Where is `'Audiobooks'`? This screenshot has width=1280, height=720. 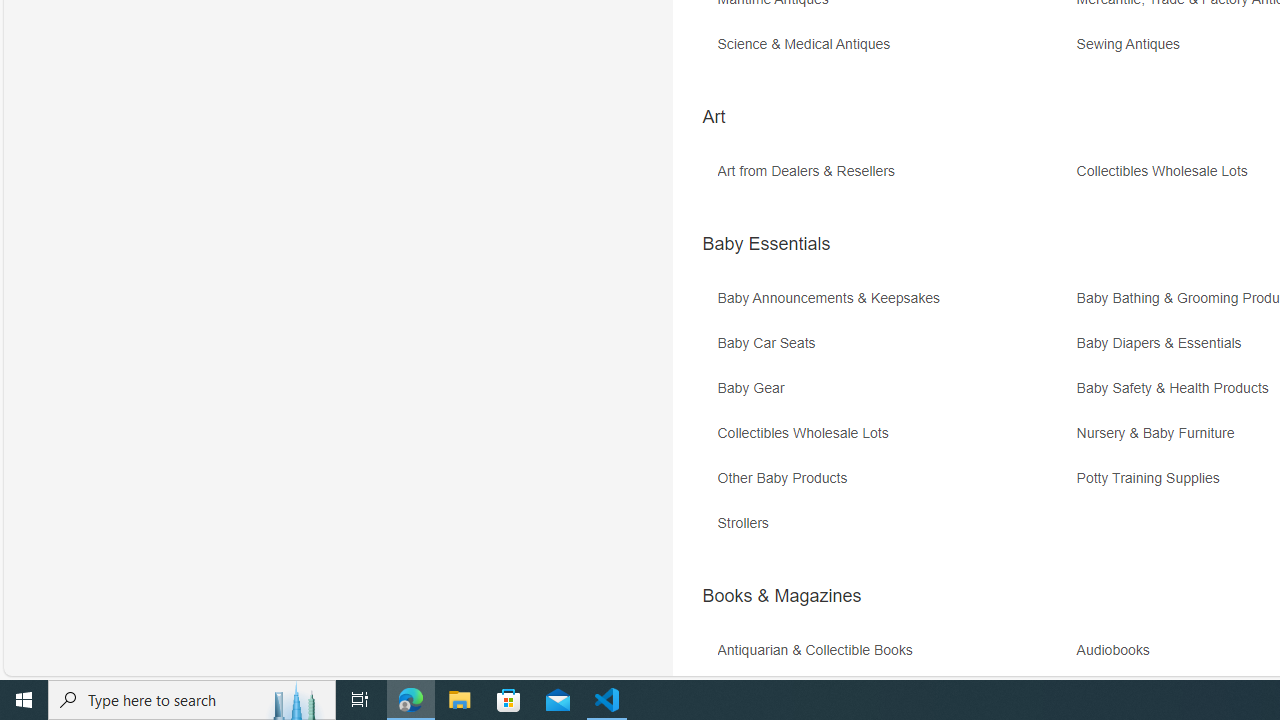 'Audiobooks' is located at coordinates (1117, 650).